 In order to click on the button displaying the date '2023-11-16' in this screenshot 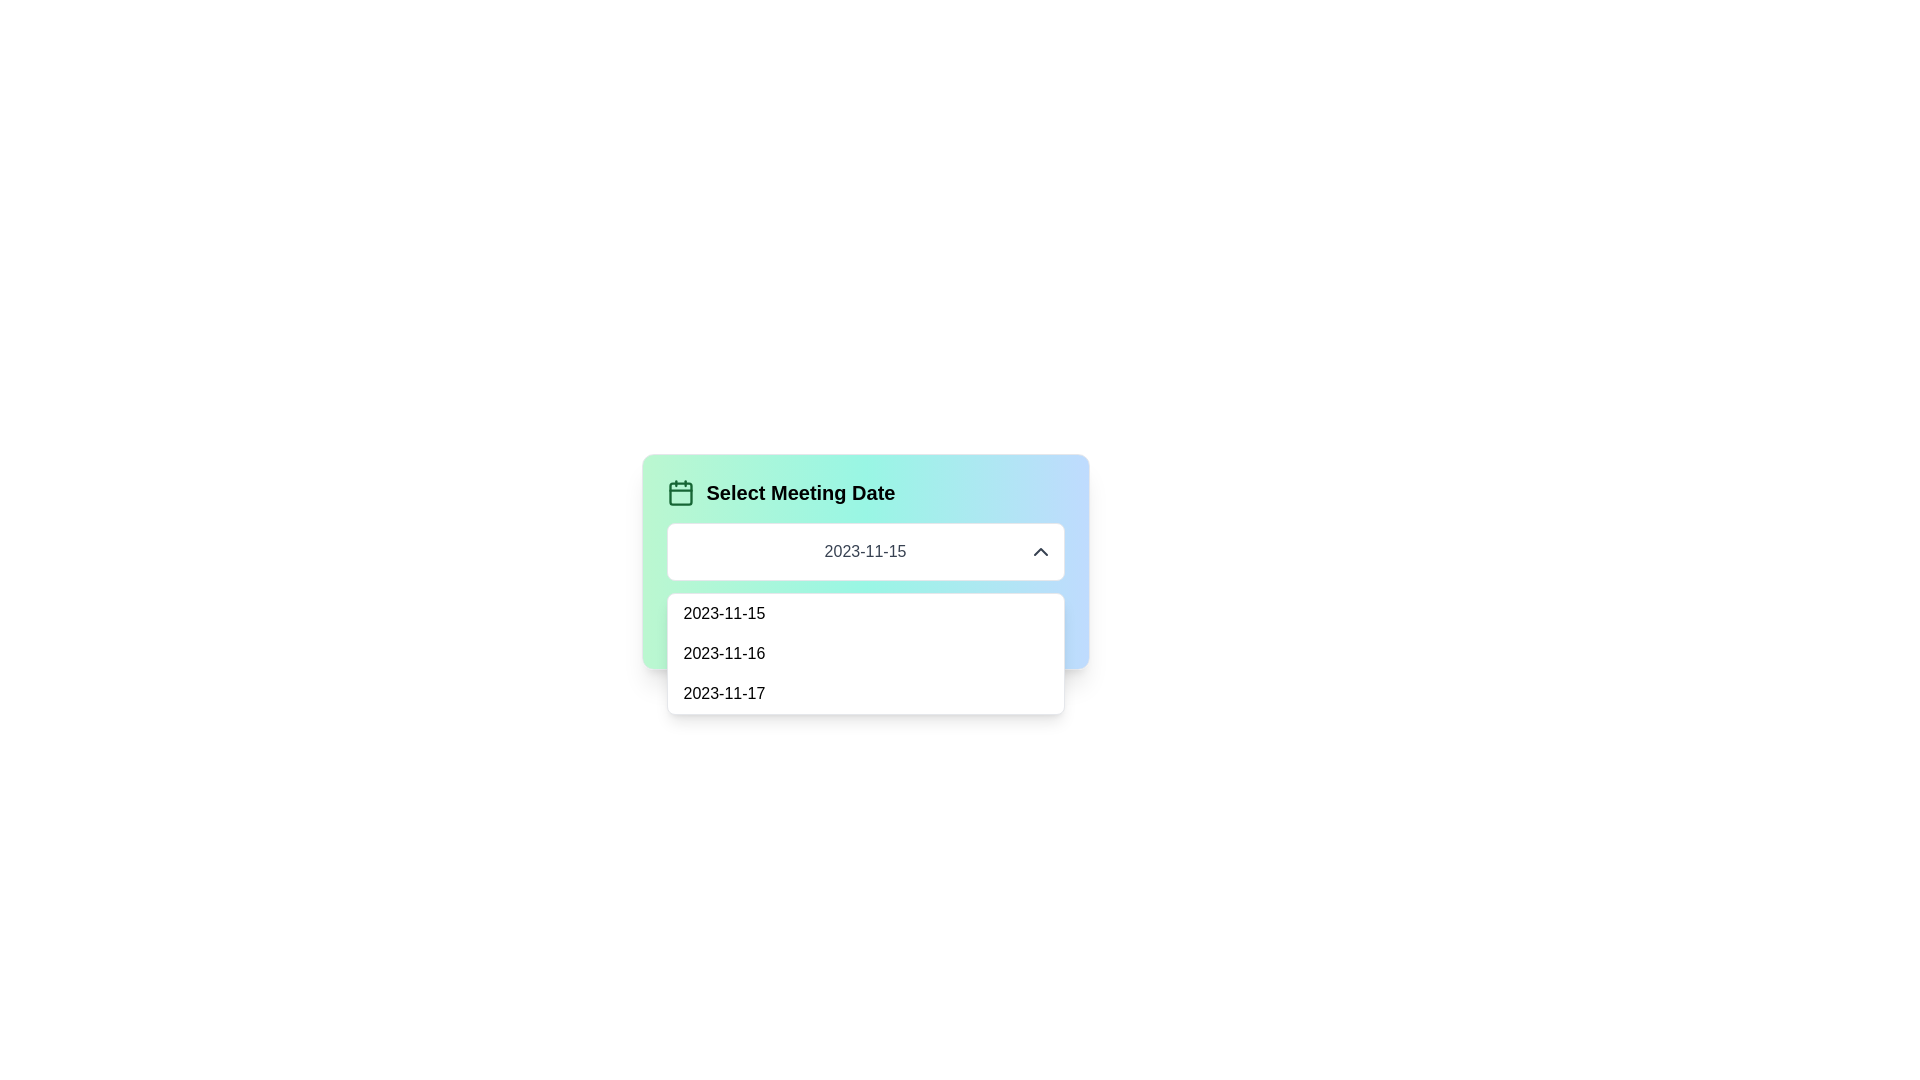, I will do `click(865, 654)`.